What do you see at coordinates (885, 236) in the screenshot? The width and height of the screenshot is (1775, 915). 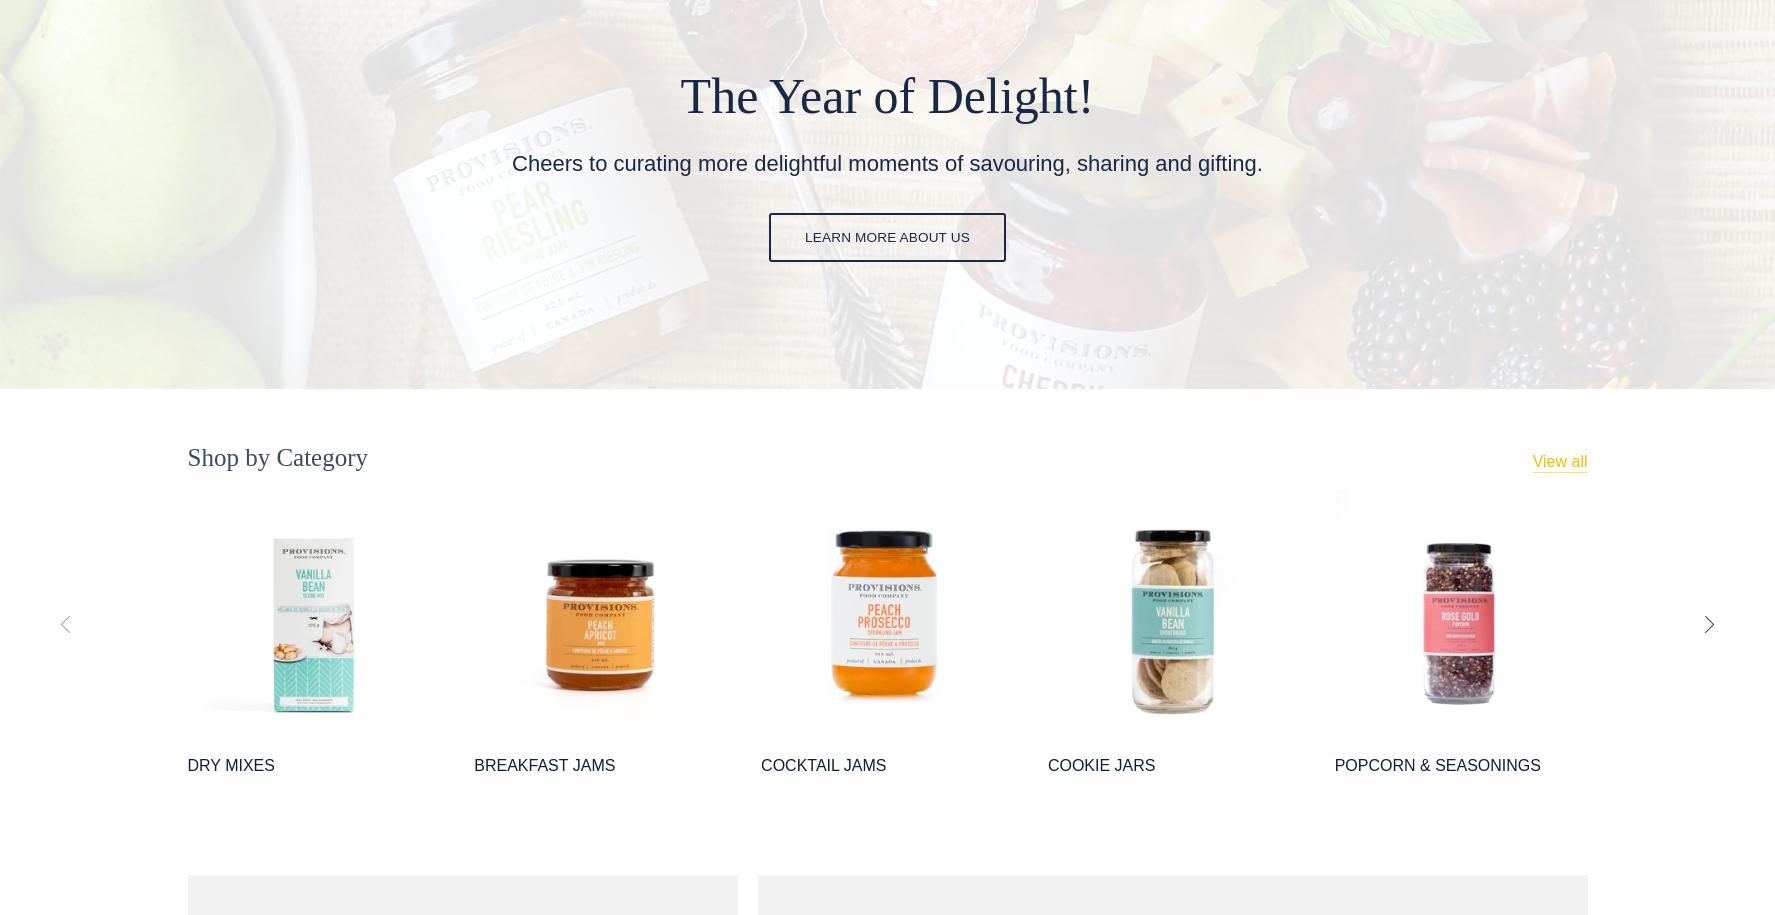 I see `'Learn More About Us'` at bounding box center [885, 236].